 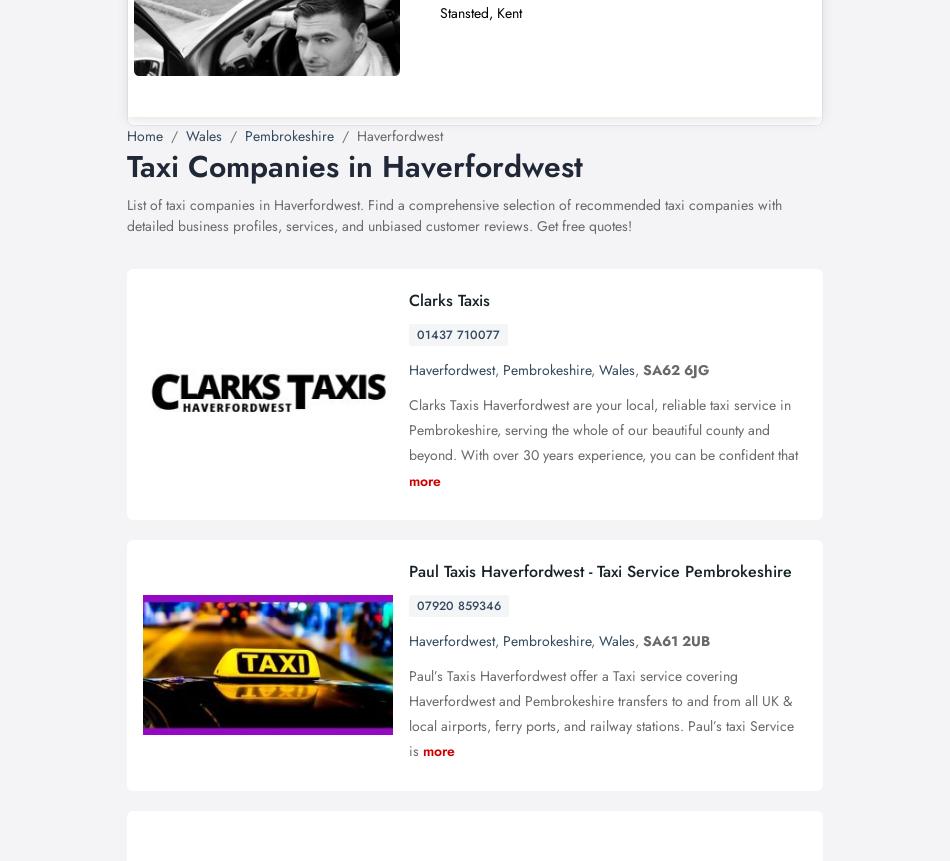 I want to click on 'Add business', so click(x=684, y=51).